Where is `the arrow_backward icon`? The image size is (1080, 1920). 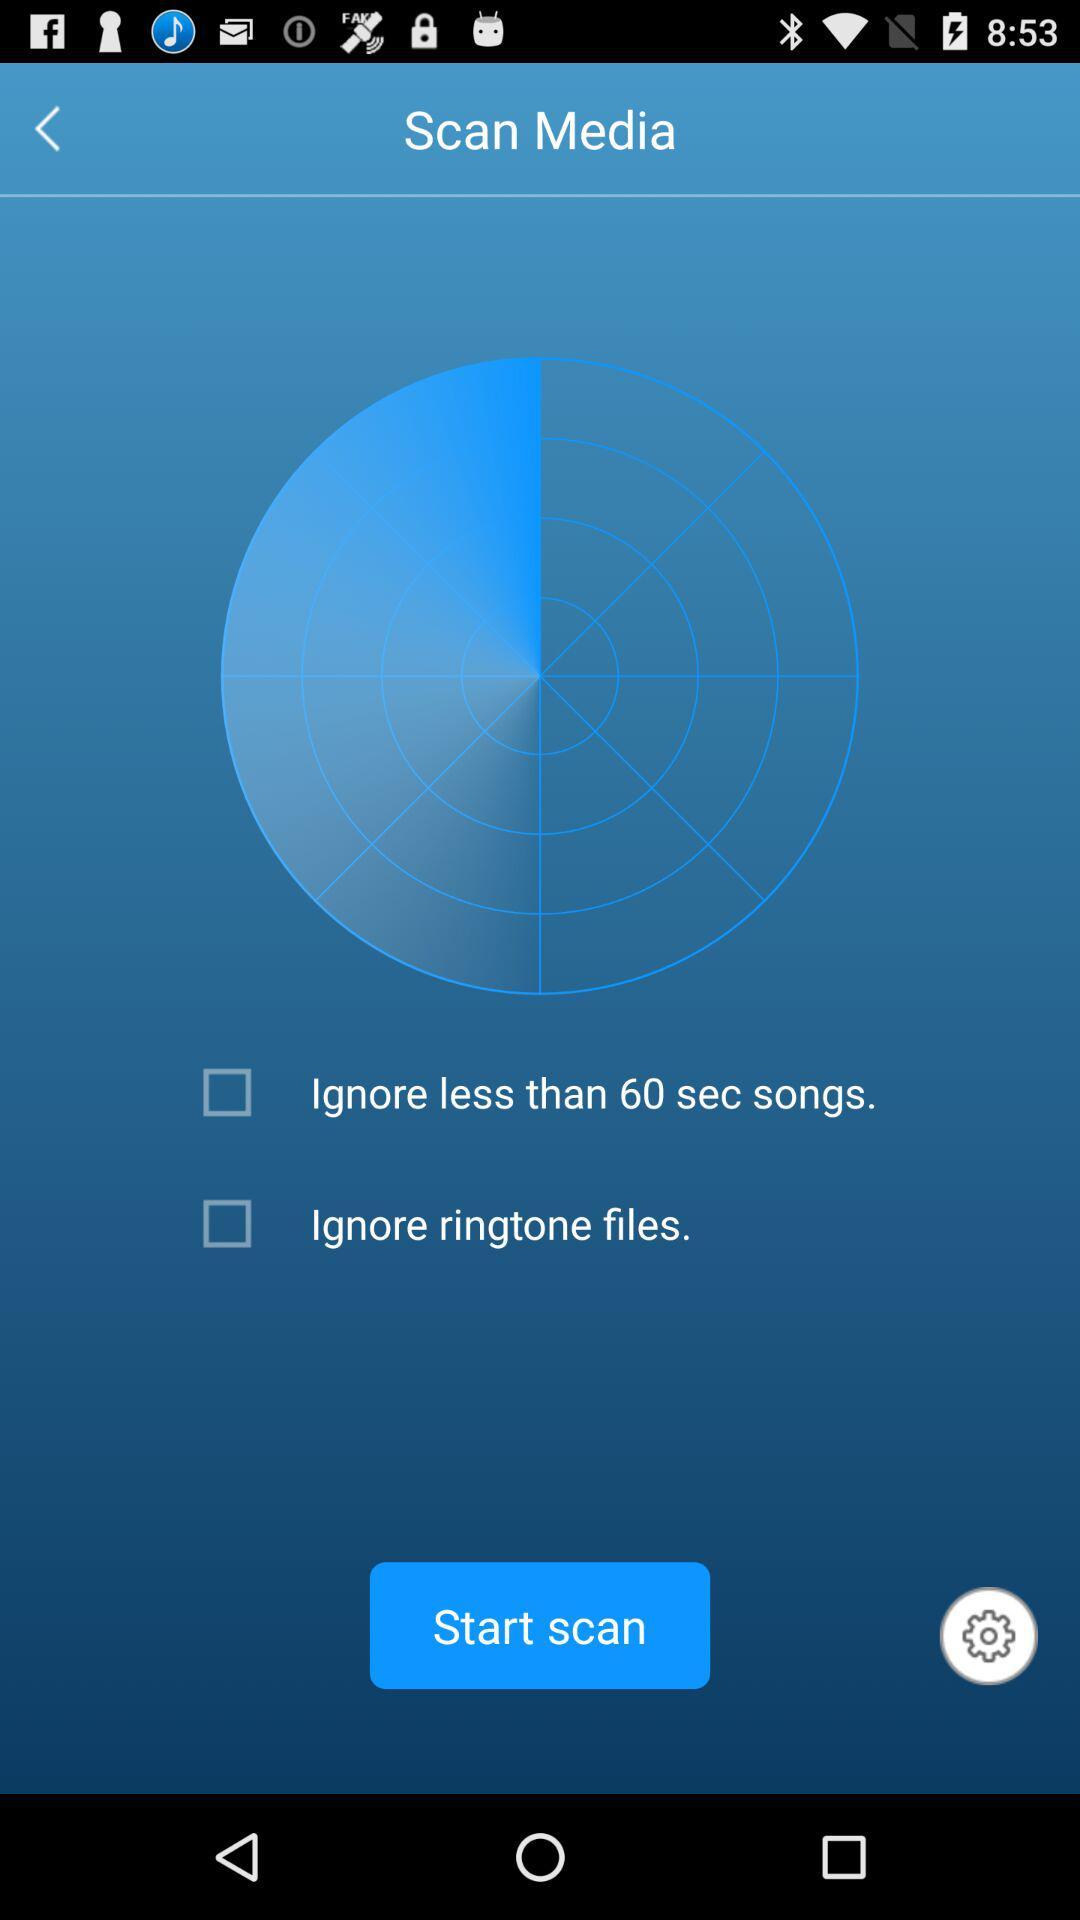 the arrow_backward icon is located at coordinates (46, 136).